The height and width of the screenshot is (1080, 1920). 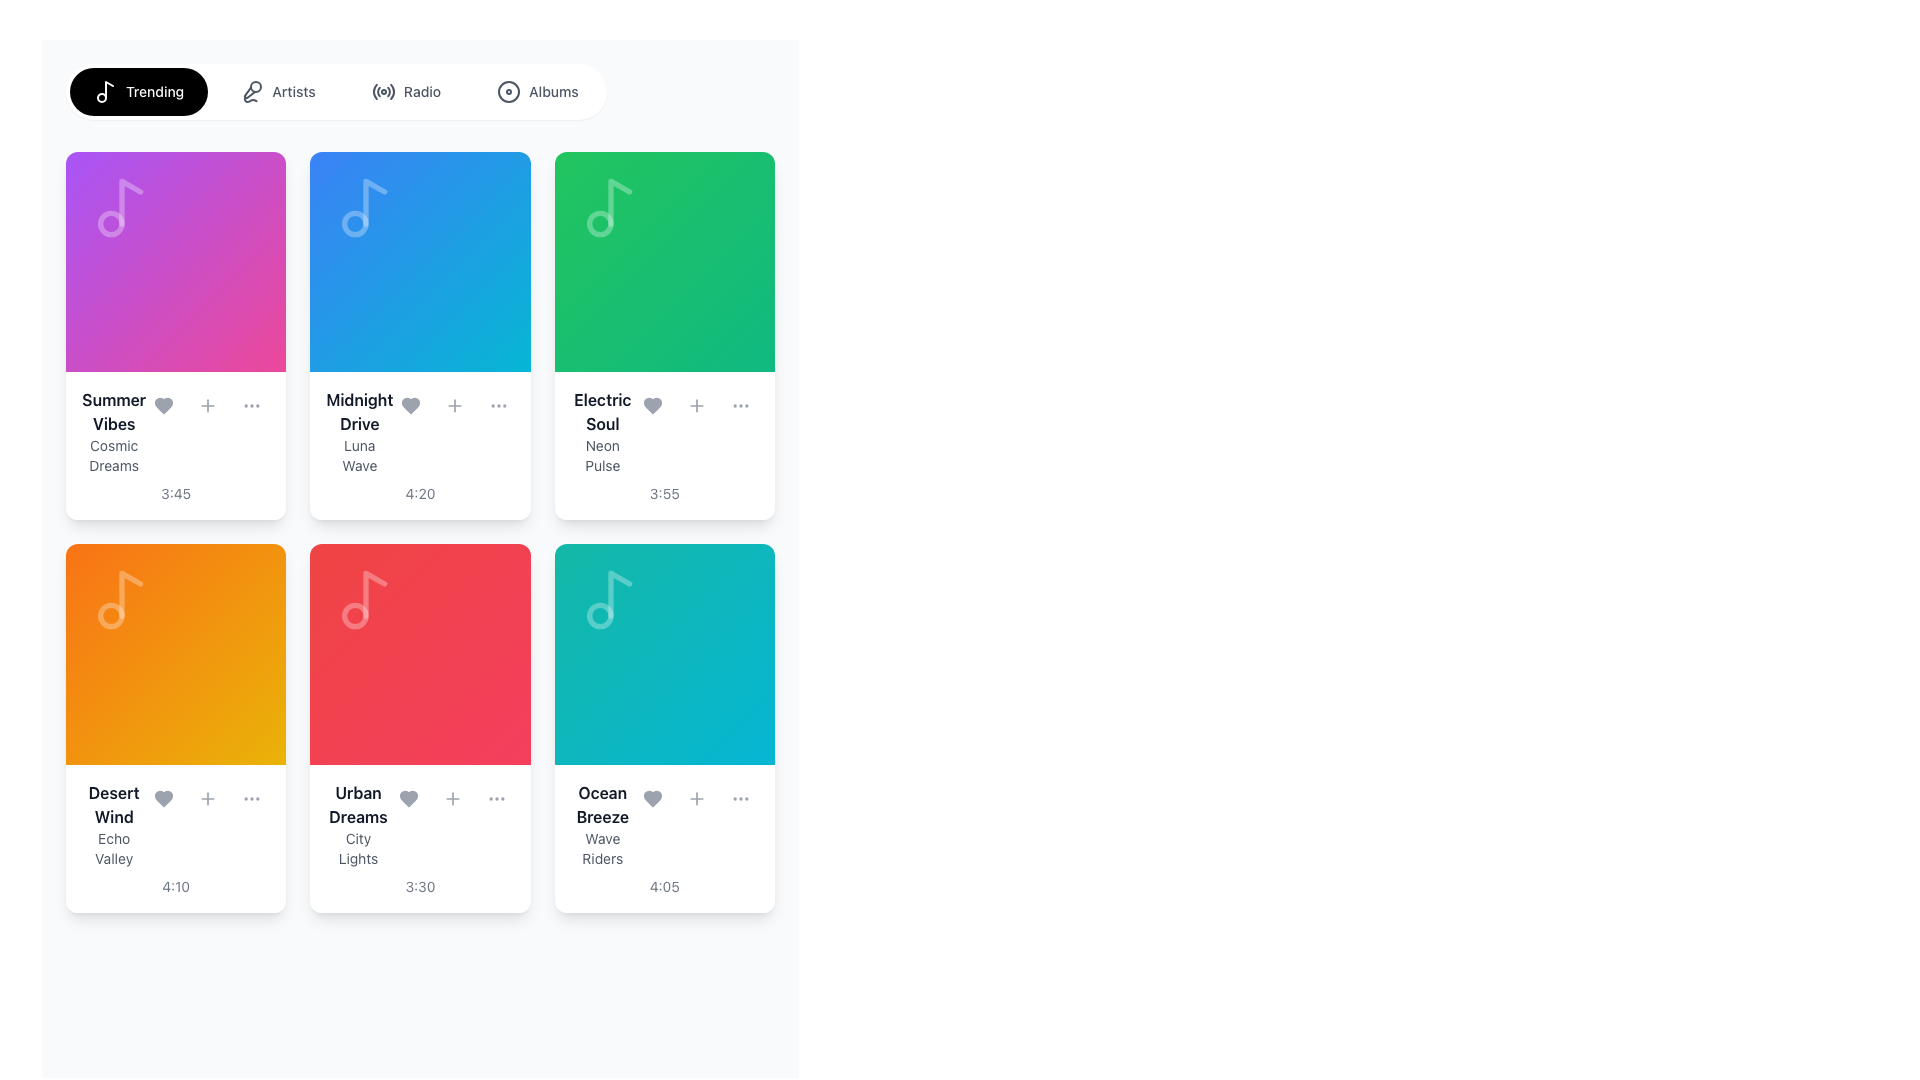 I want to click on the song details card located in the first row and first column of the grid layout, which presents information about the song including title, artist, and duration, so click(x=176, y=445).